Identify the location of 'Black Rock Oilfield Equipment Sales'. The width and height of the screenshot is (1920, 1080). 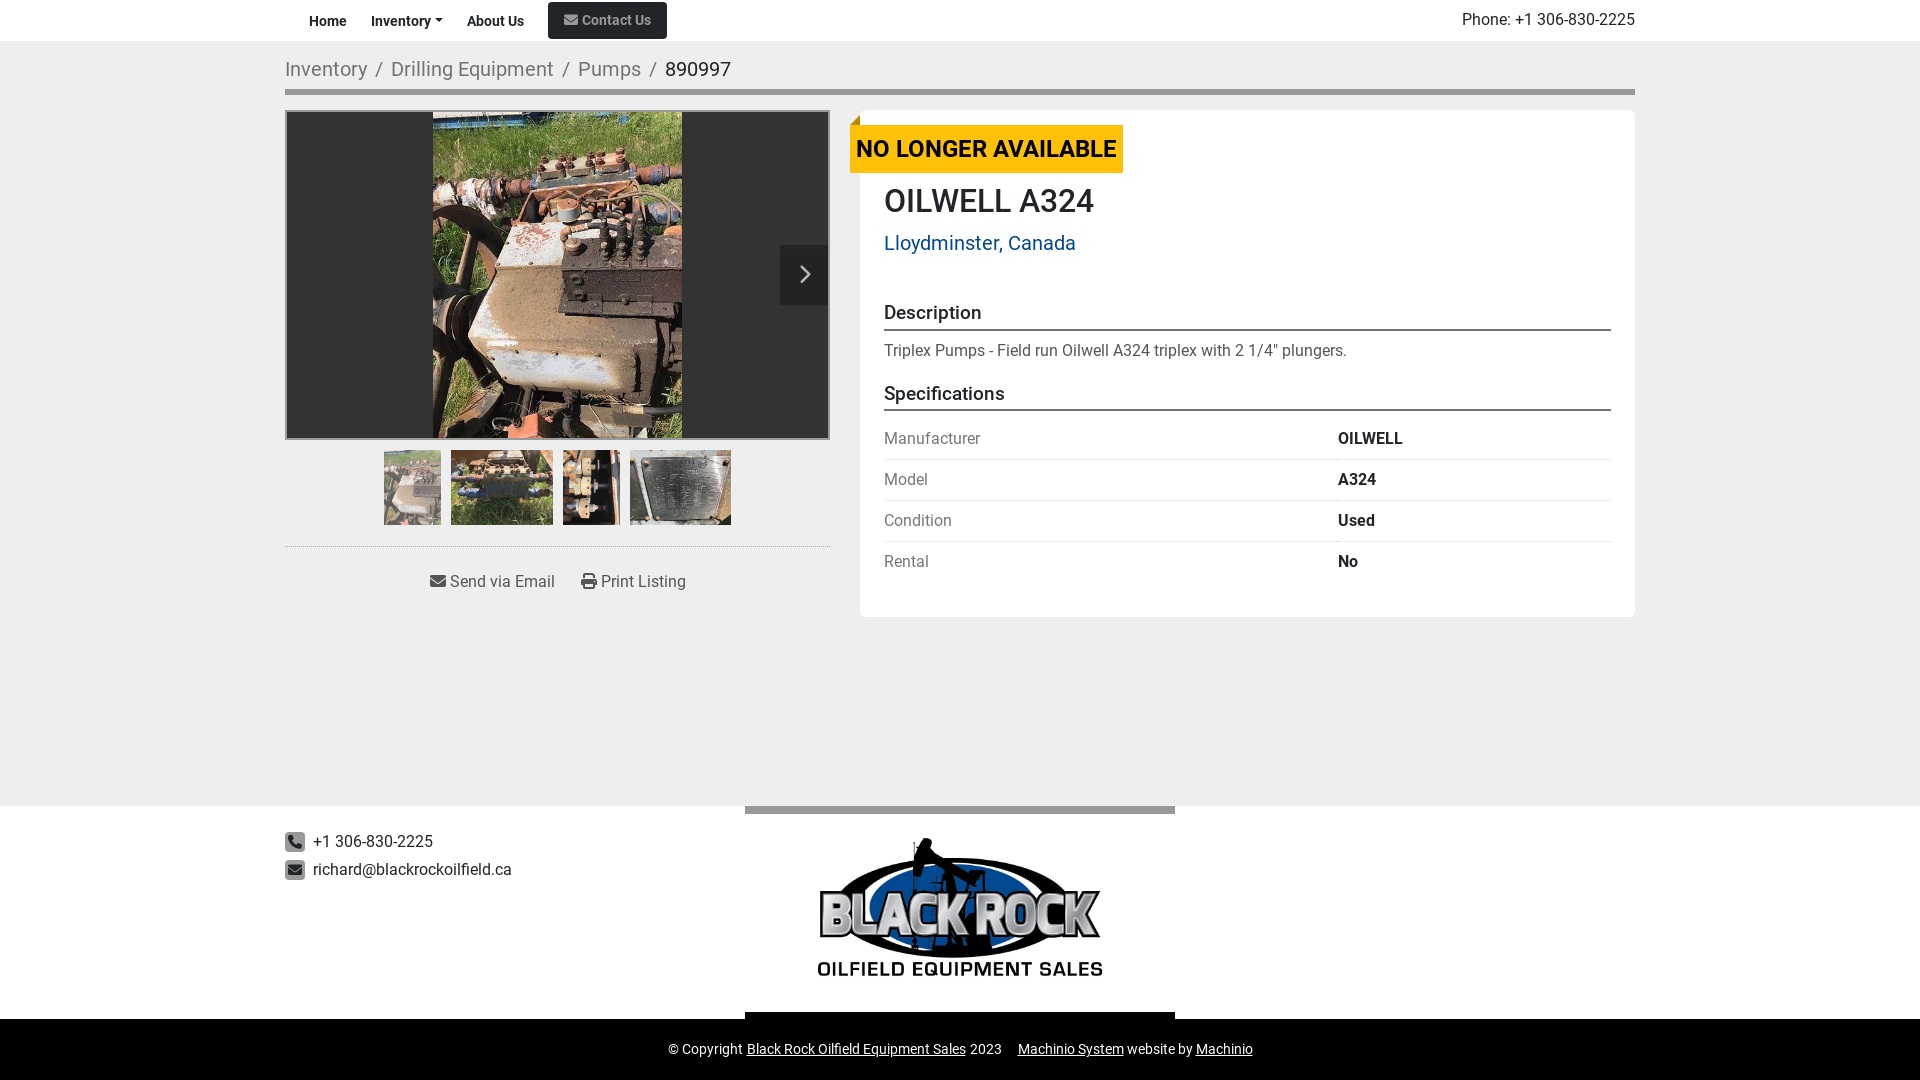
(855, 1048).